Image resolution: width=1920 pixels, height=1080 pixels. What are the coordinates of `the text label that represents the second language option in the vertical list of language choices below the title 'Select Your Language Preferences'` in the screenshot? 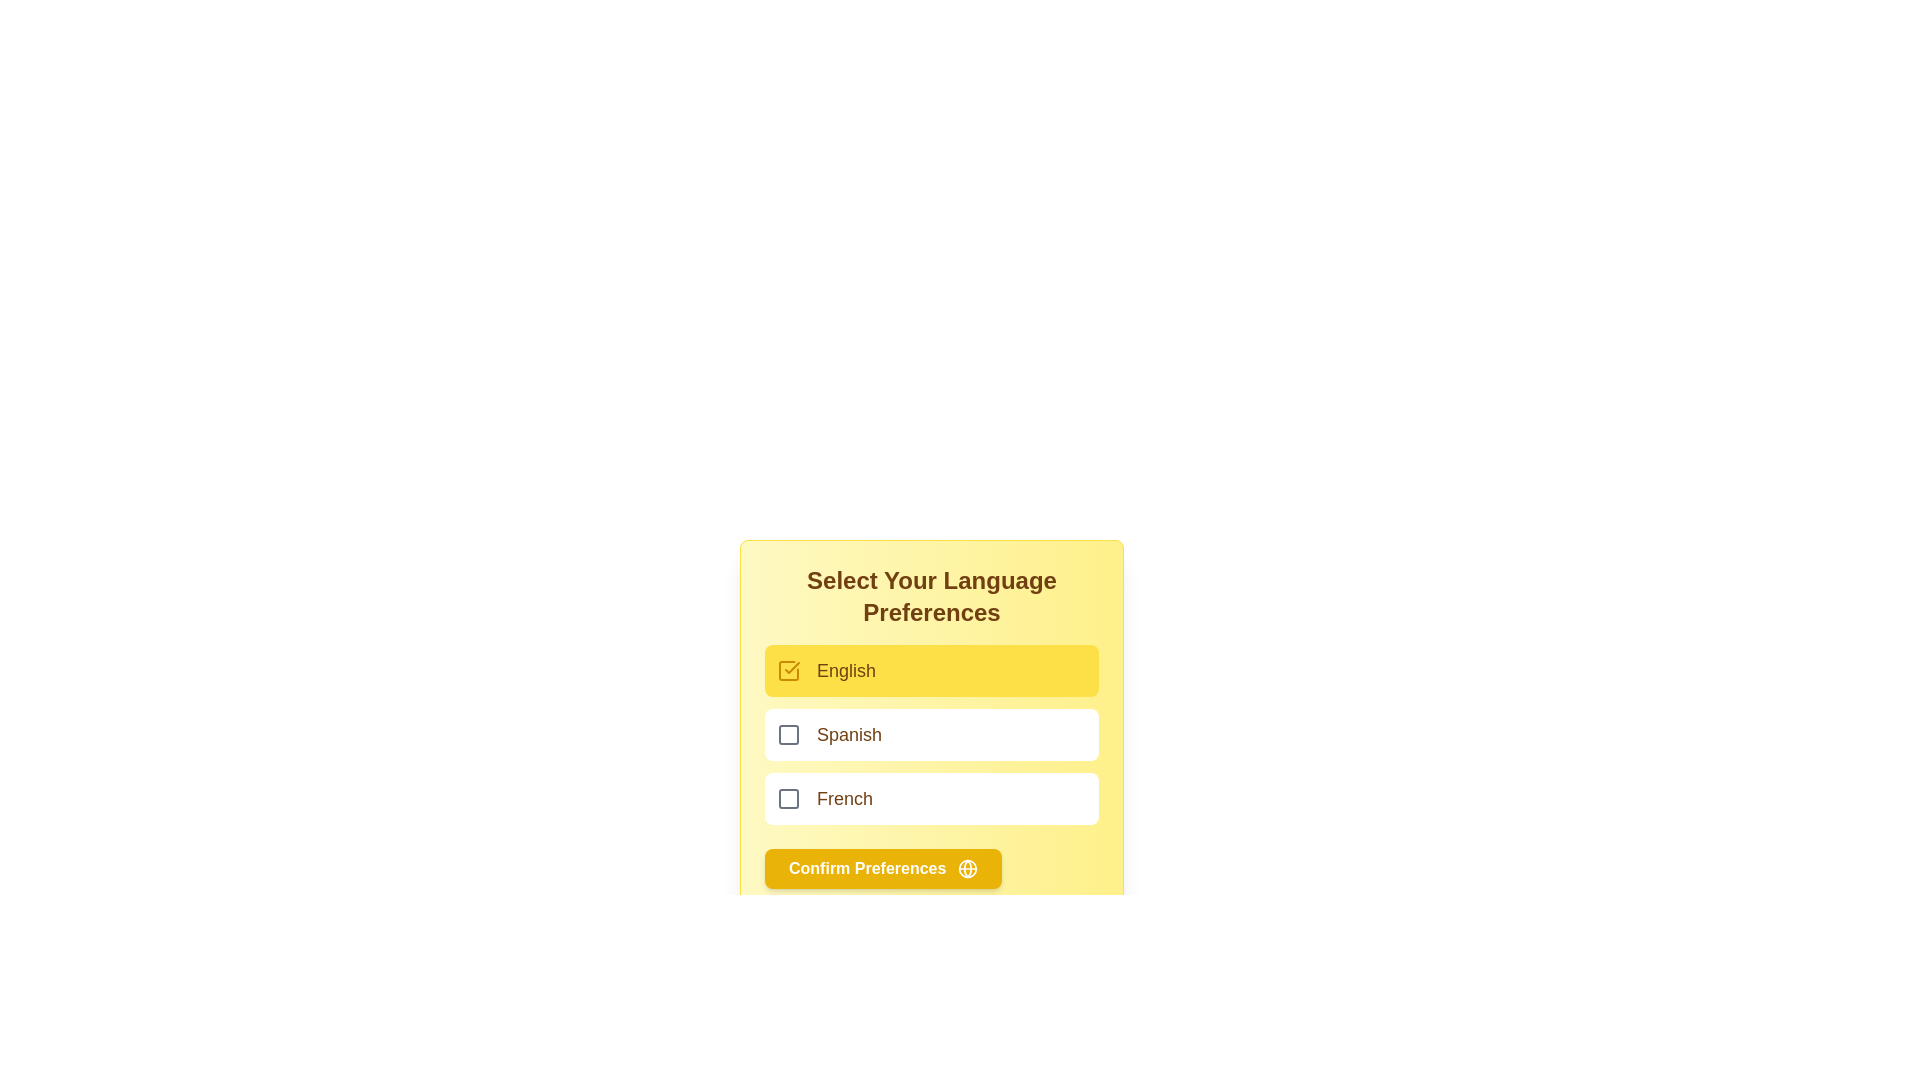 It's located at (849, 735).